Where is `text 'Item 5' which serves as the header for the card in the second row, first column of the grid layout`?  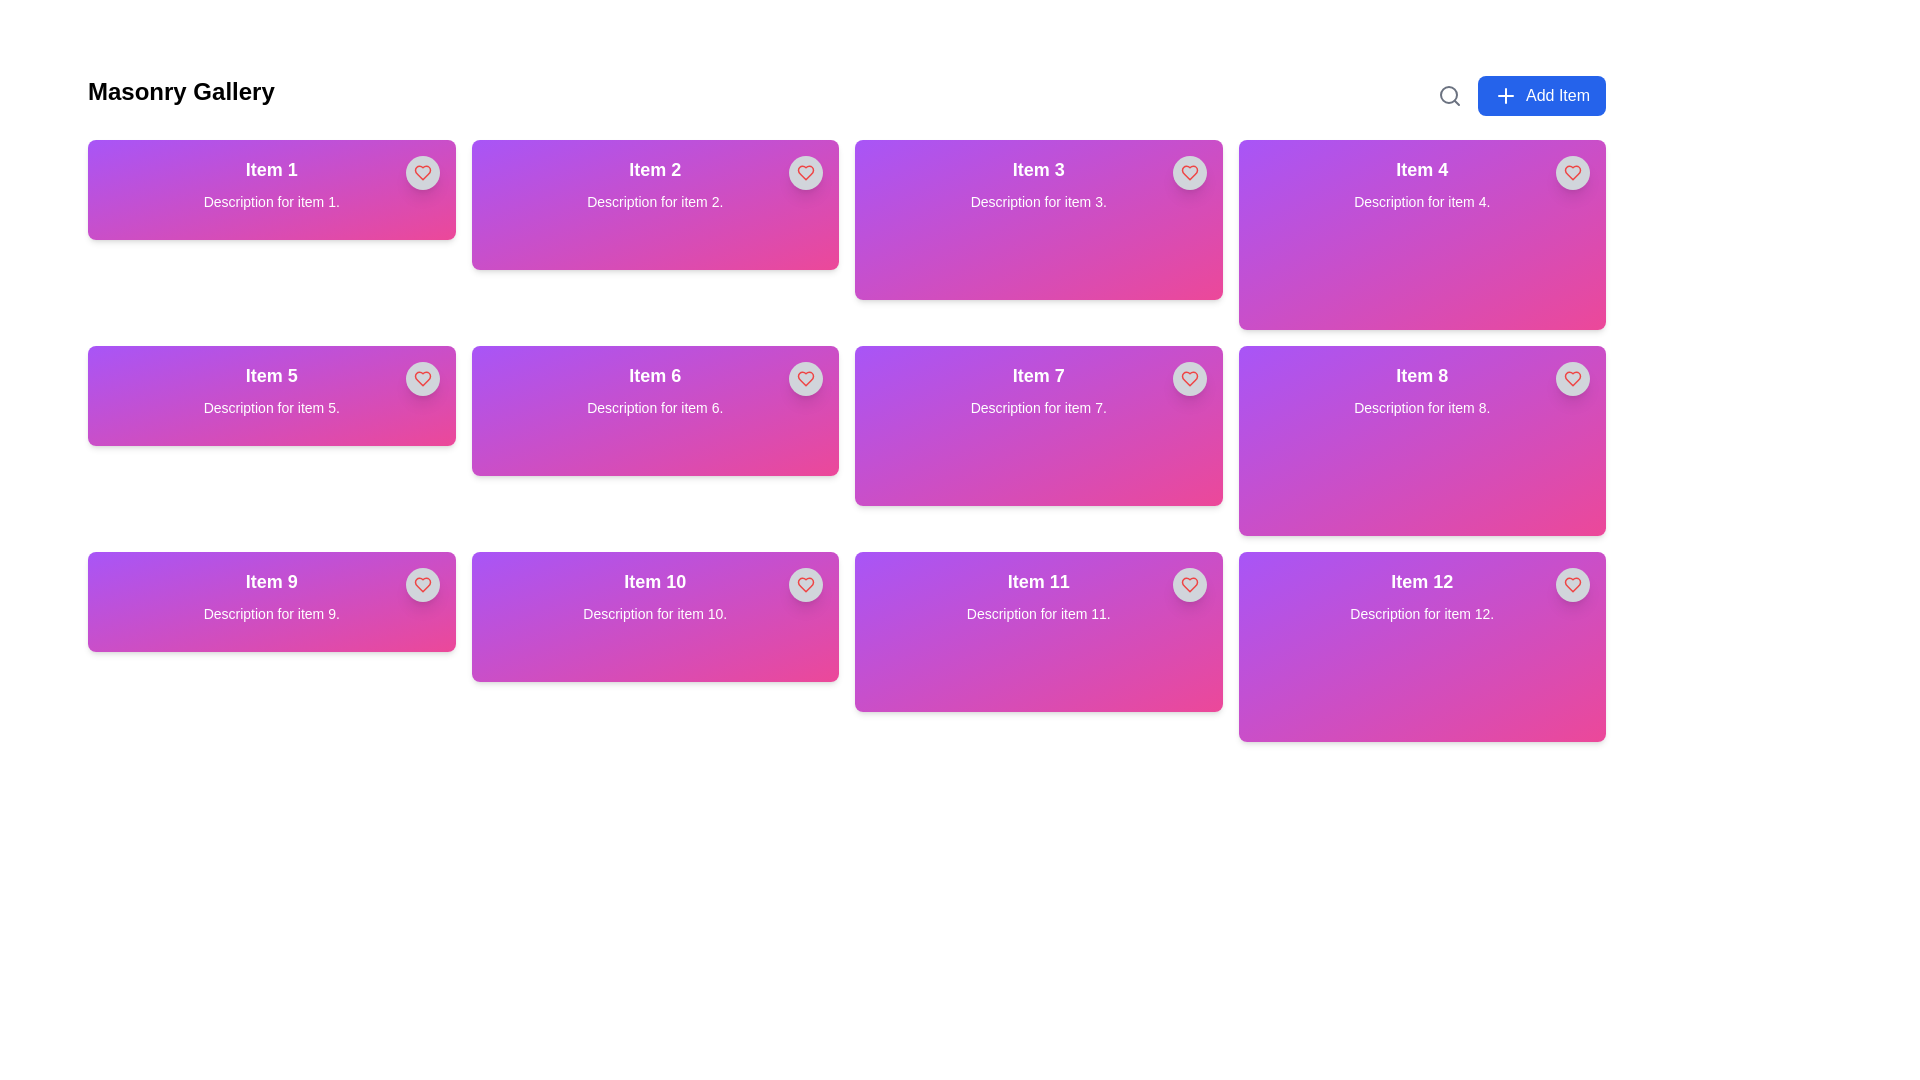
text 'Item 5' which serves as the header for the card in the second row, first column of the grid layout is located at coordinates (270, 375).